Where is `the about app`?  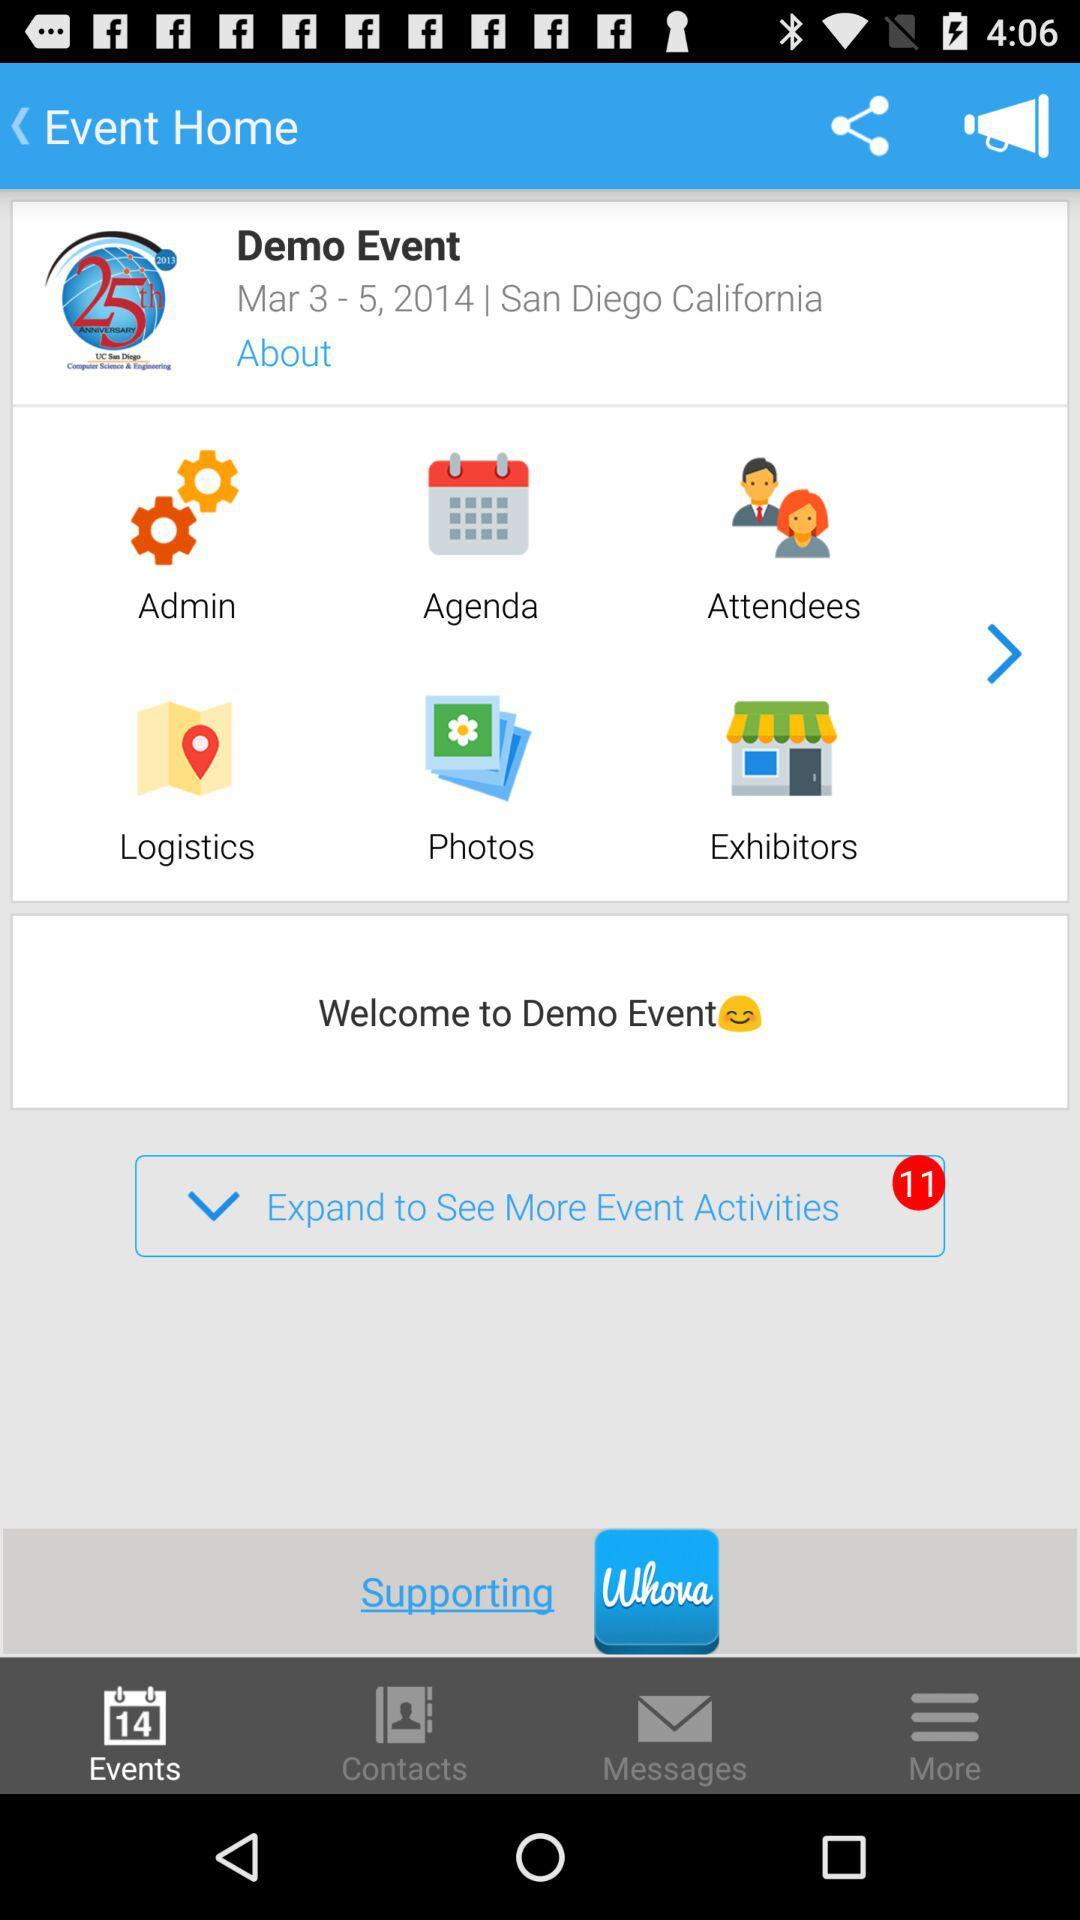
the about app is located at coordinates (310, 353).